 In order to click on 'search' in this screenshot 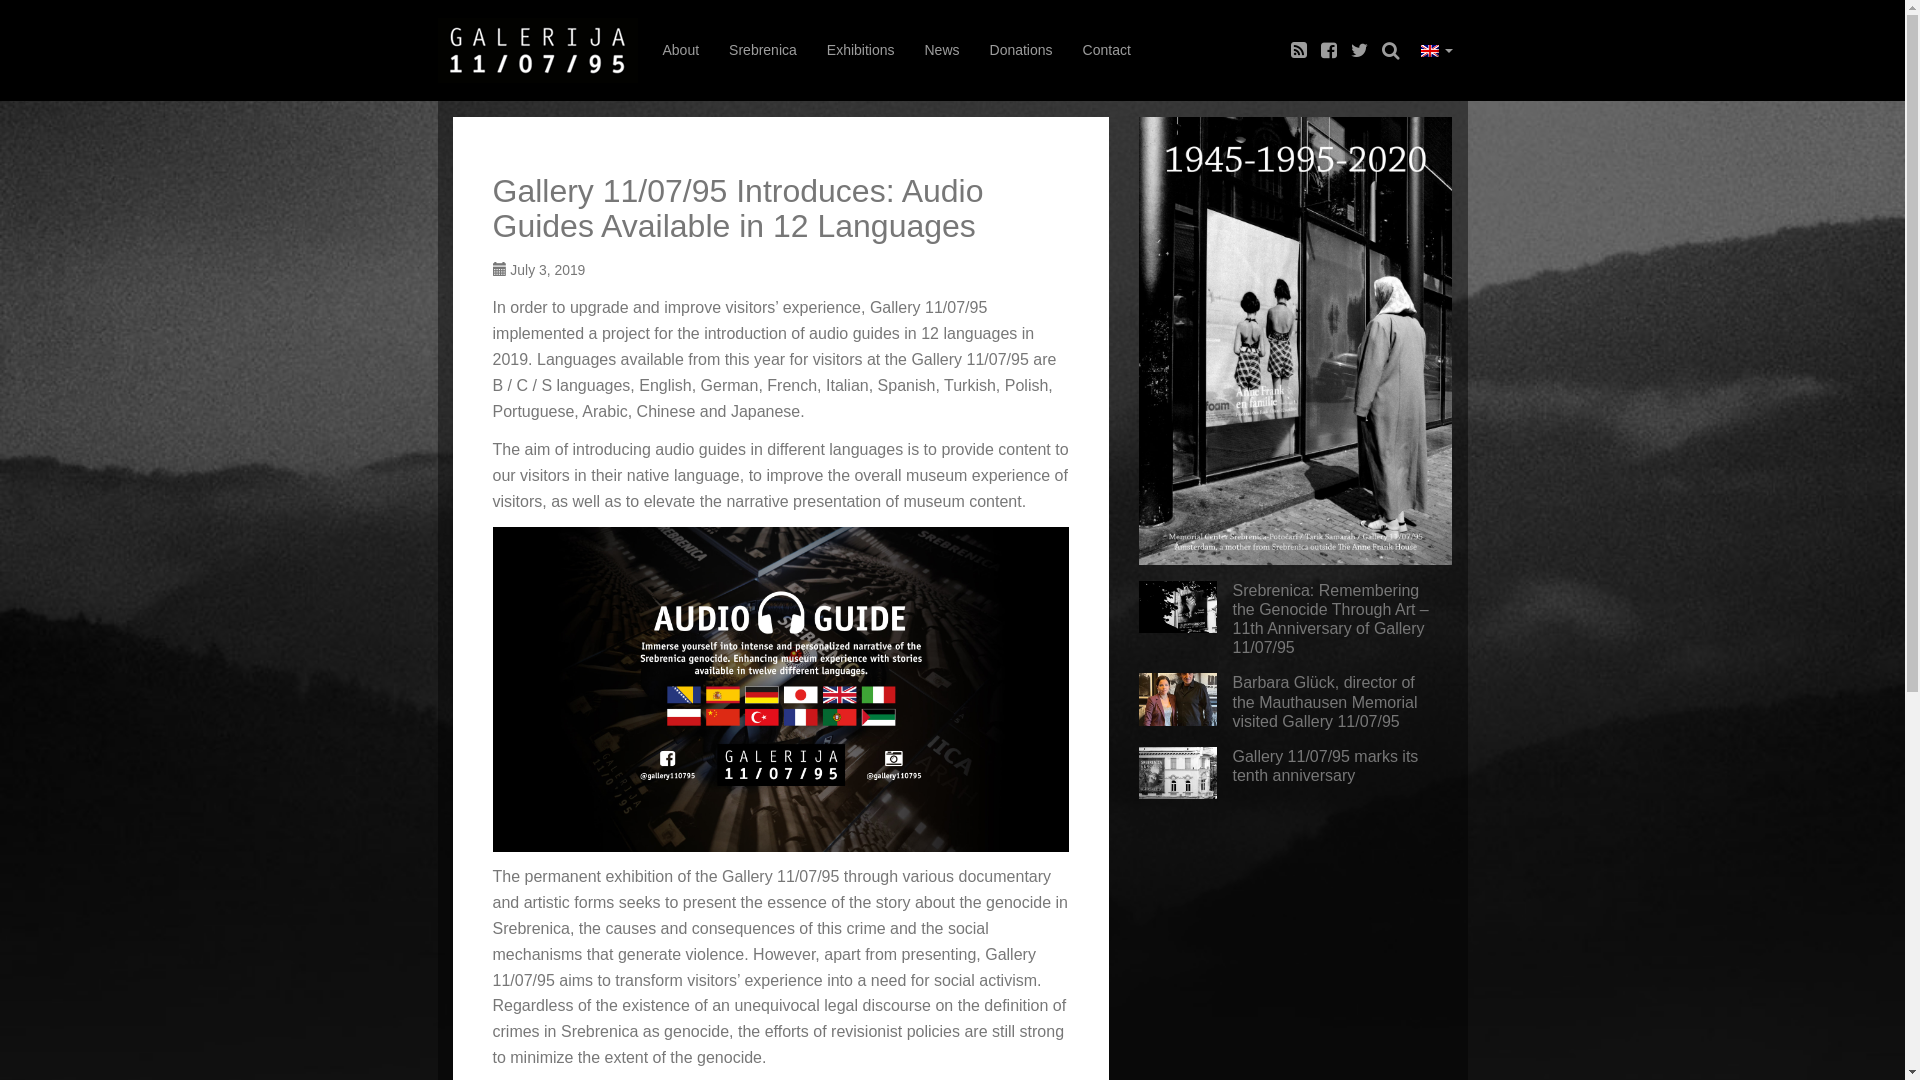, I will do `click(1389, 49)`.